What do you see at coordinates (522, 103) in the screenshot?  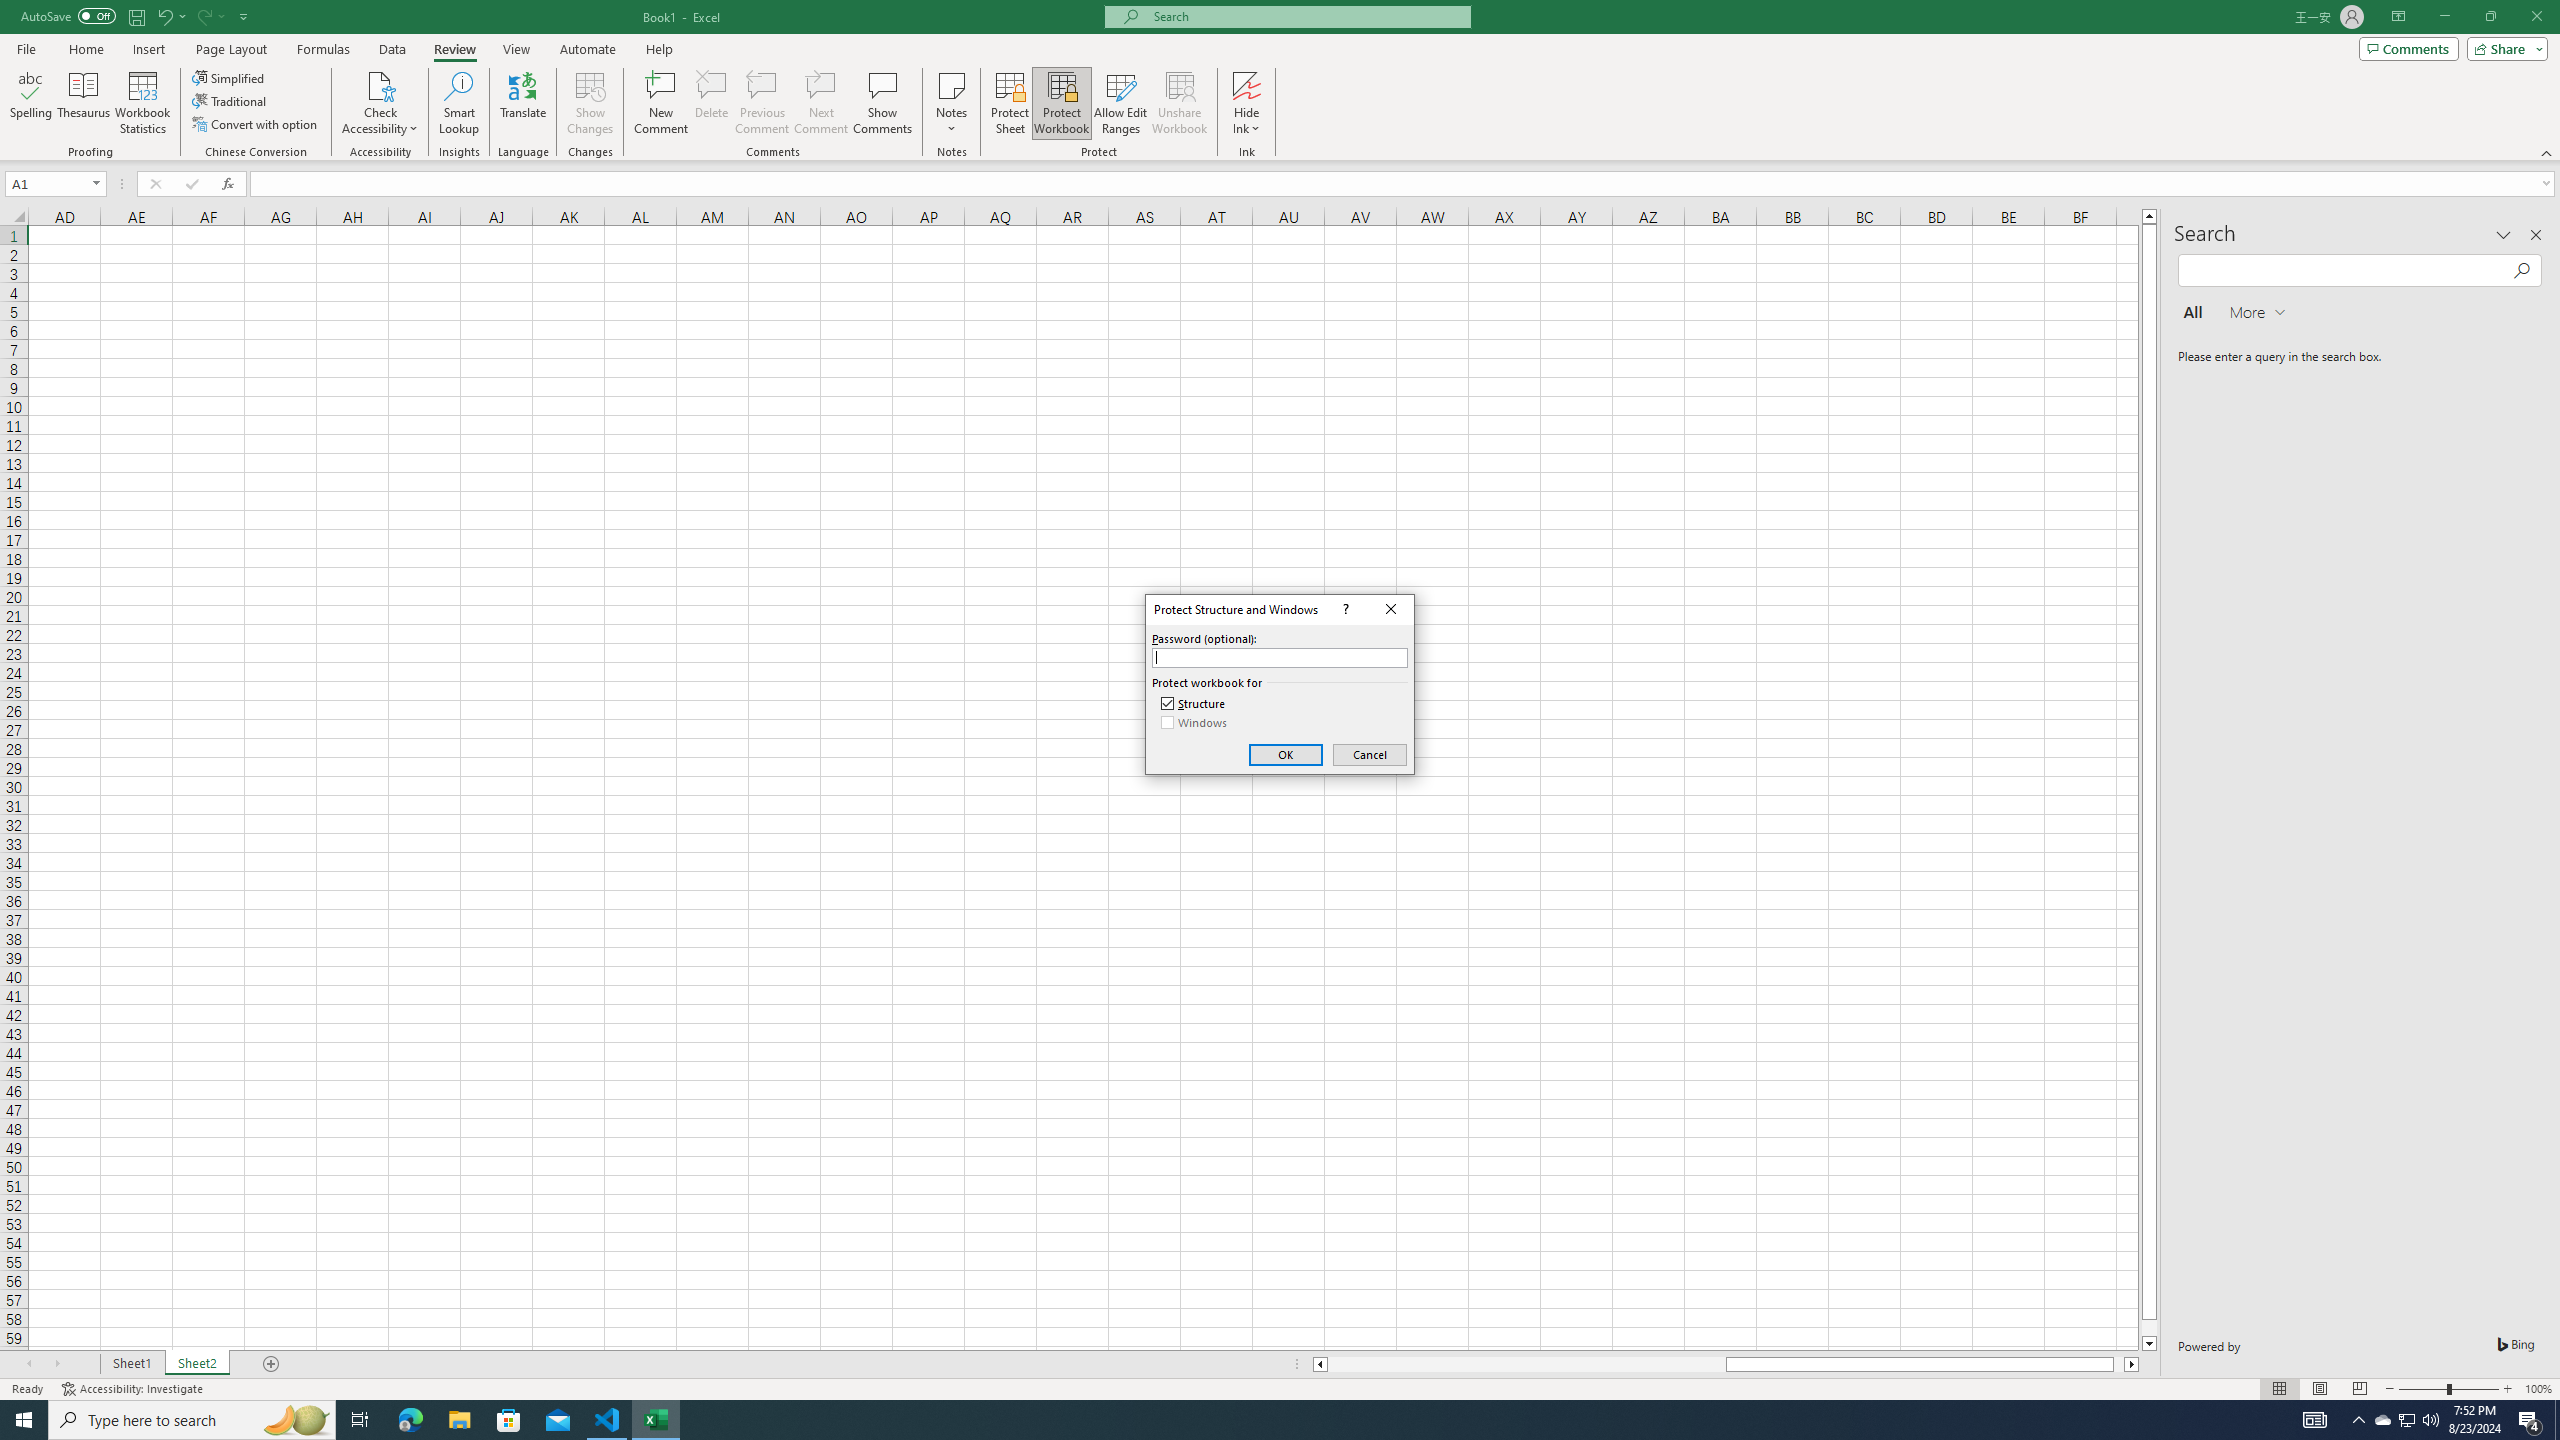 I see `'Translate'` at bounding box center [522, 103].